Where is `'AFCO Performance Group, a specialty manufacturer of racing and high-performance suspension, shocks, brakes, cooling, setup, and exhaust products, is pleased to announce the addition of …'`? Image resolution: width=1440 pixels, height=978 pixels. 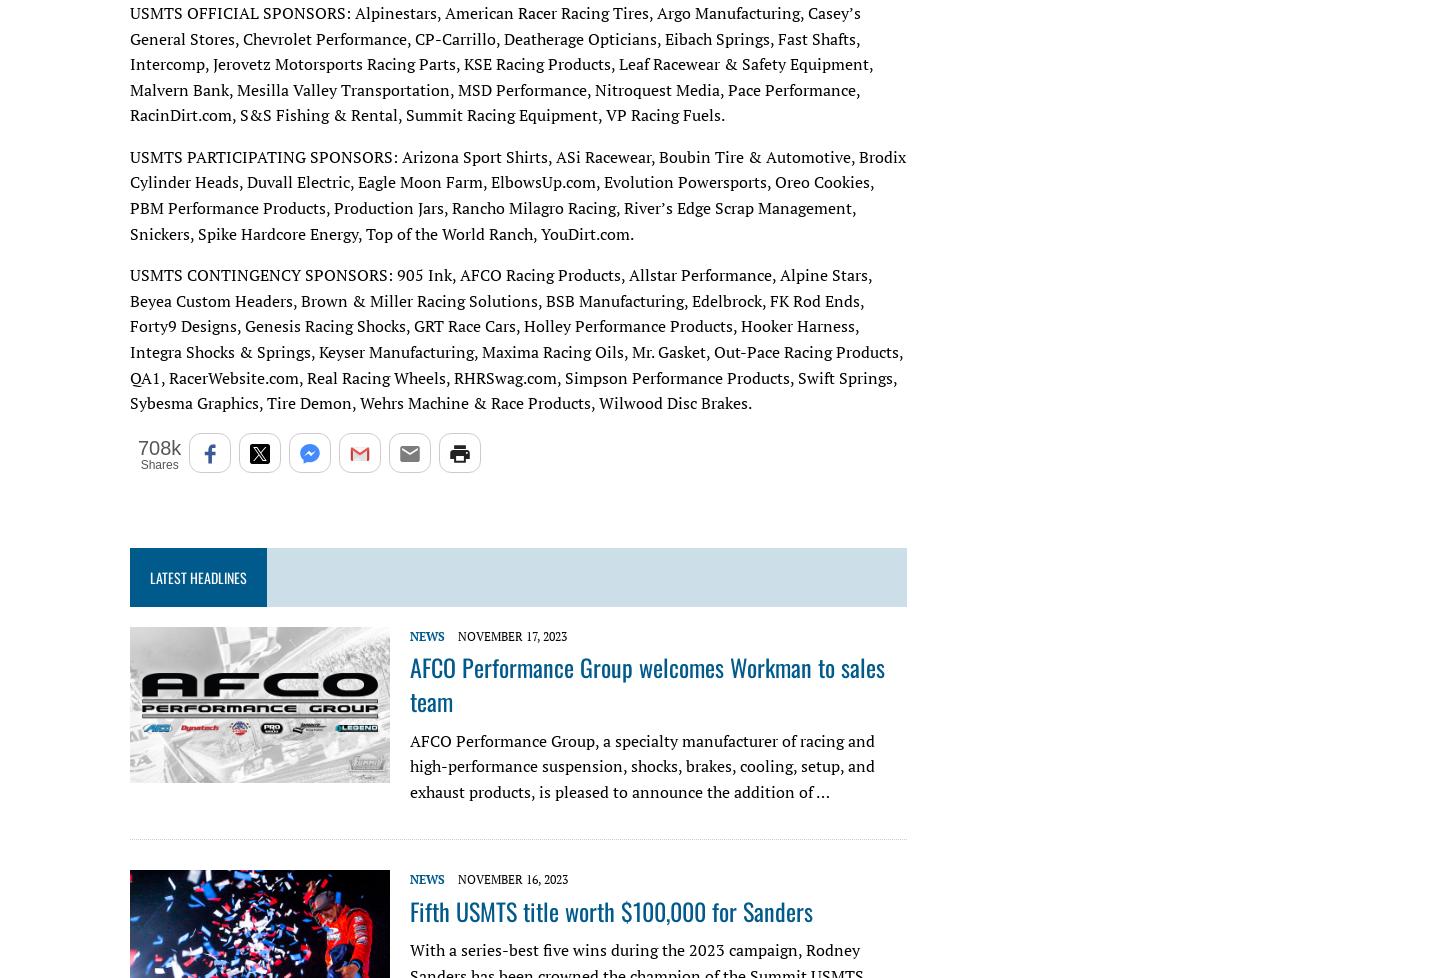
'AFCO Performance Group, a specialty manufacturer of racing and high-performance suspension, shocks, brakes, cooling, setup, and exhaust products, is pleased to announce the addition of …' is located at coordinates (641, 764).